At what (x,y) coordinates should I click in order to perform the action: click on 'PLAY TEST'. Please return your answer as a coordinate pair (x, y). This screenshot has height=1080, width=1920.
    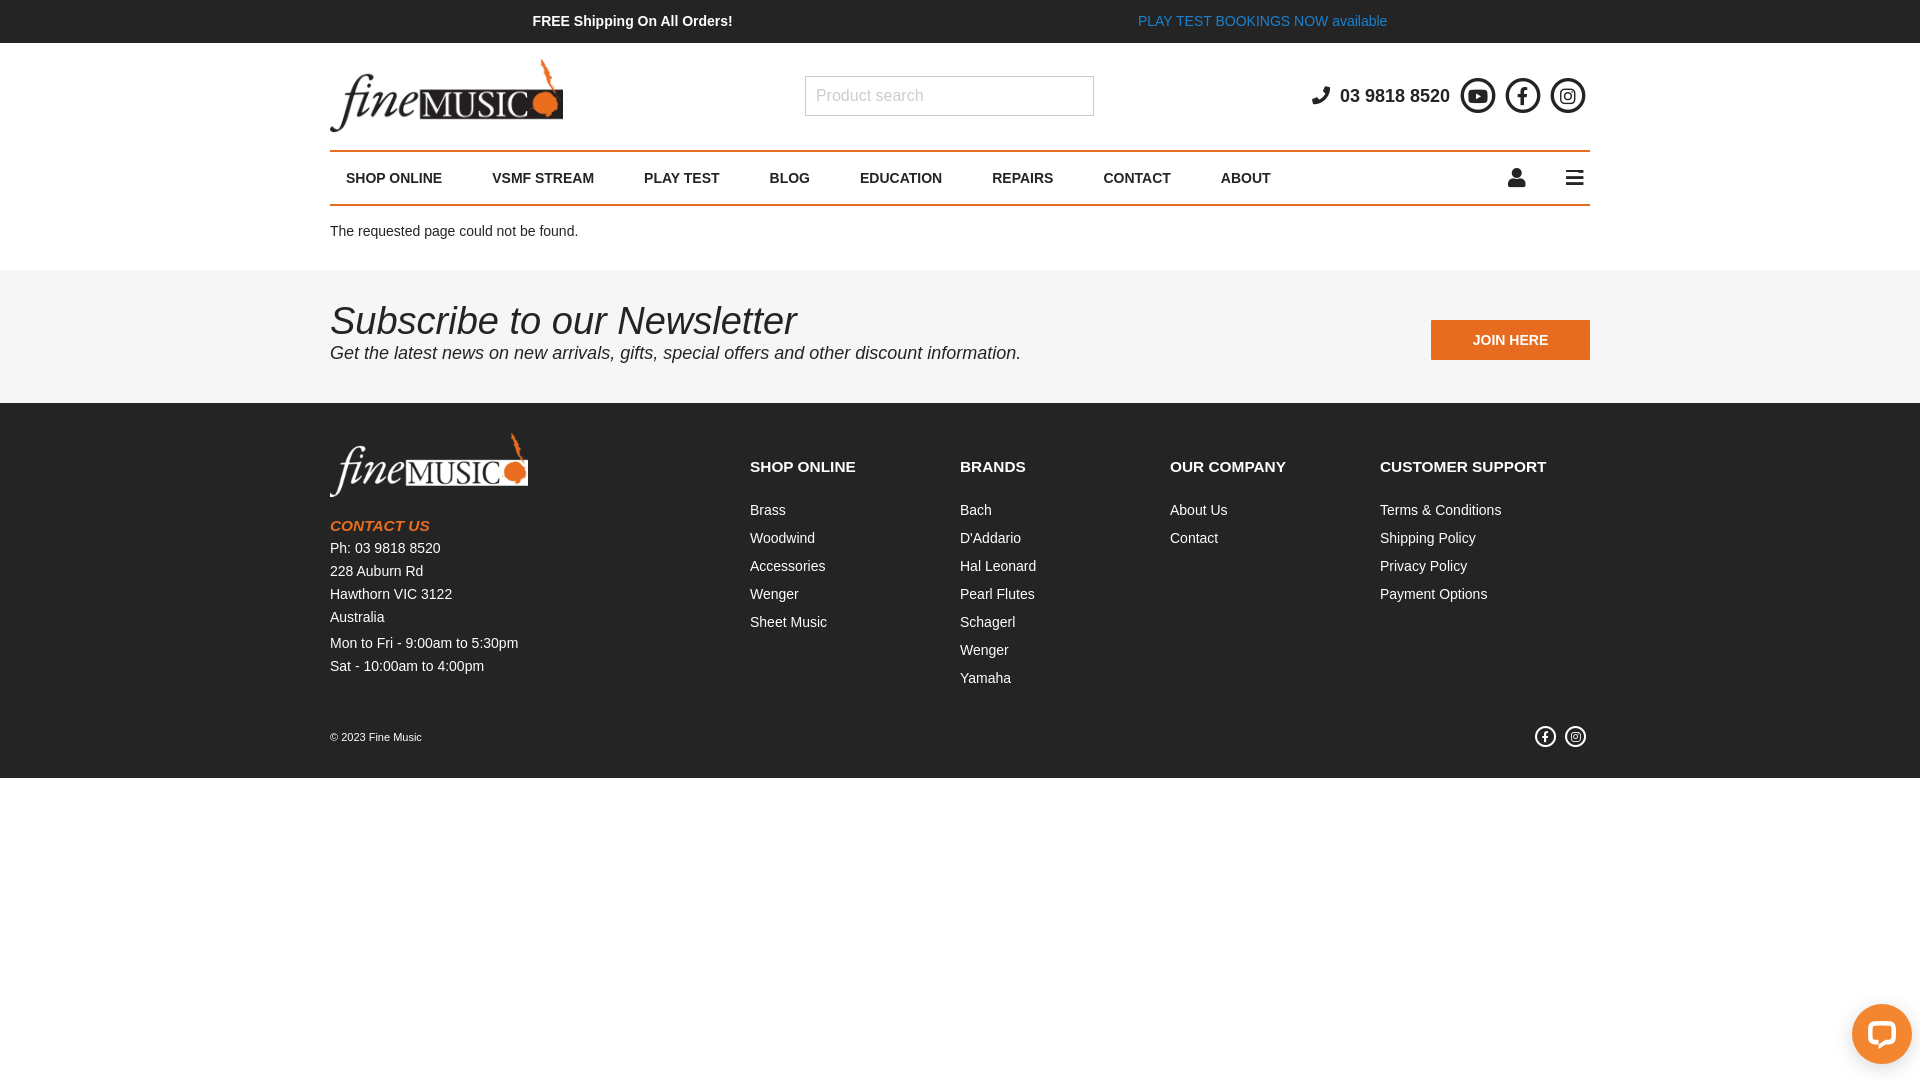
    Looking at the image, I should click on (618, 176).